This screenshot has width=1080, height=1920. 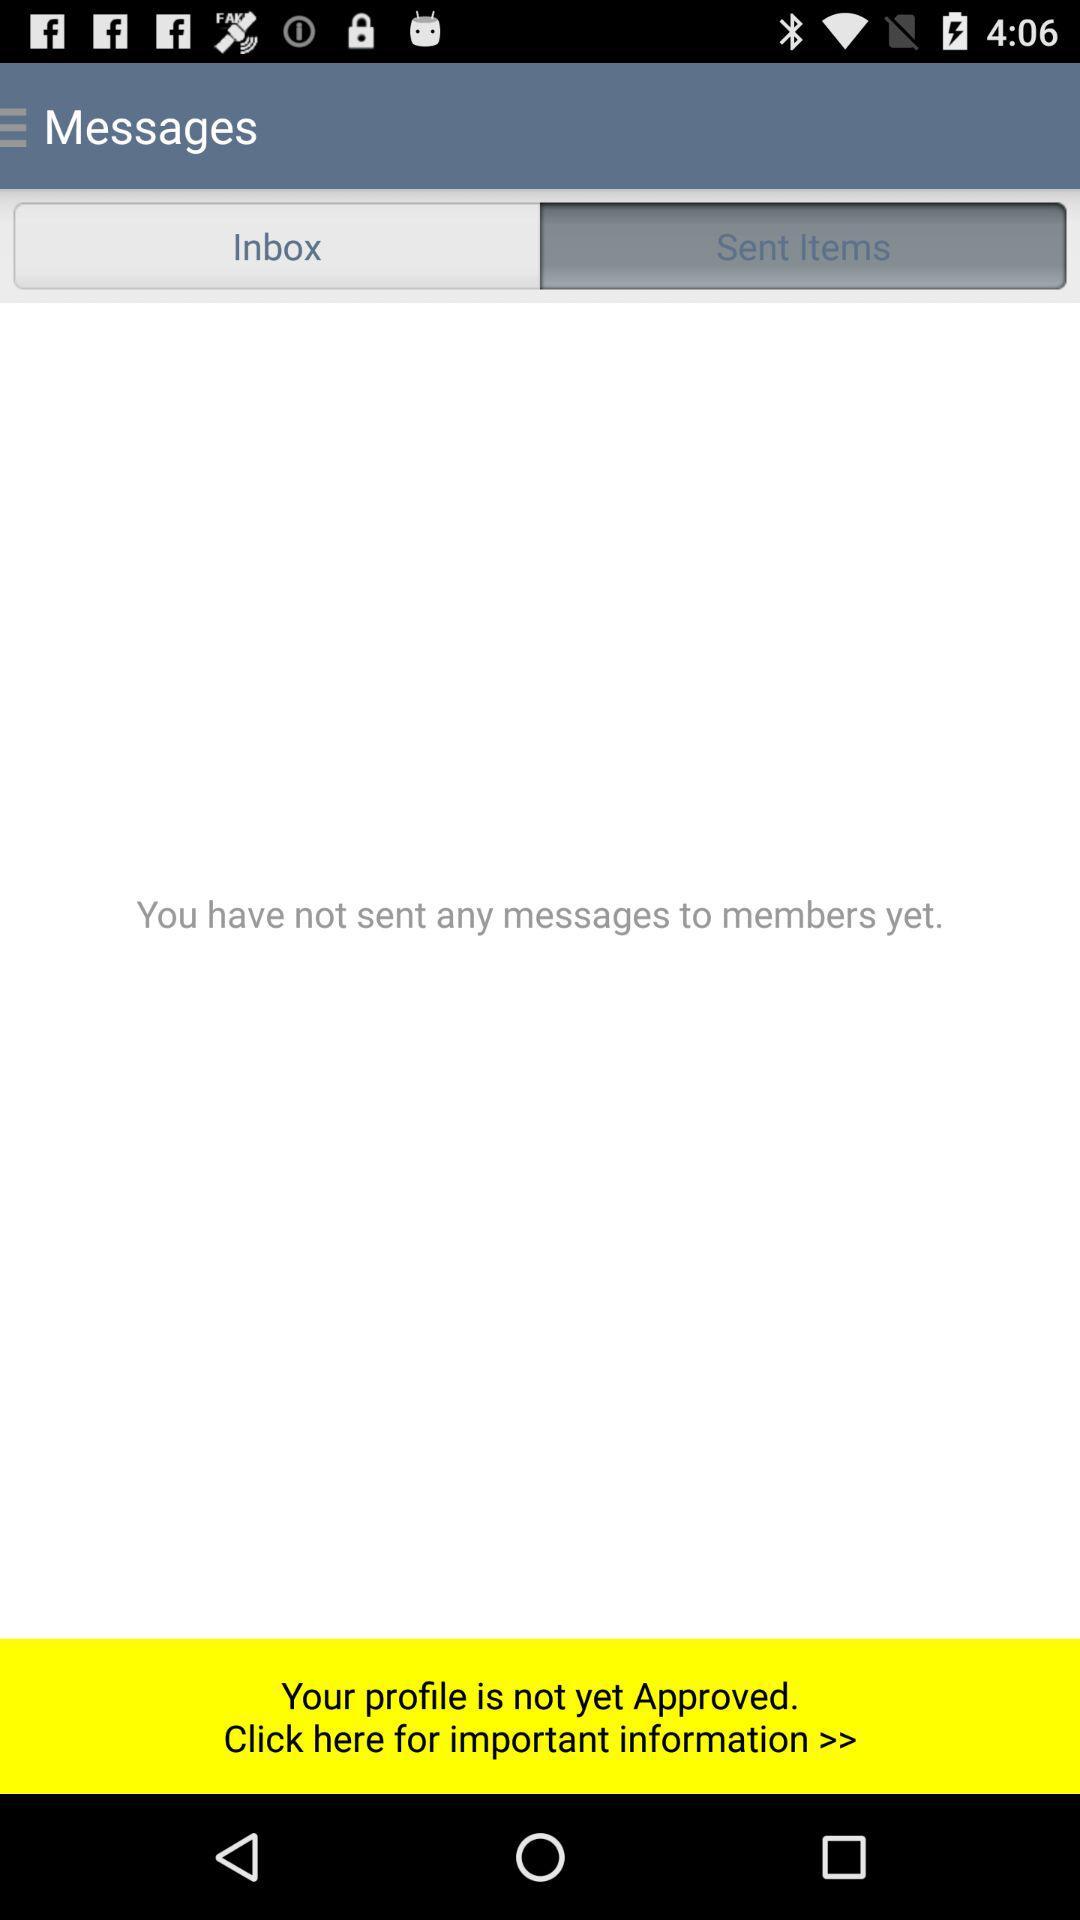 I want to click on item at the top right corner, so click(x=802, y=244).